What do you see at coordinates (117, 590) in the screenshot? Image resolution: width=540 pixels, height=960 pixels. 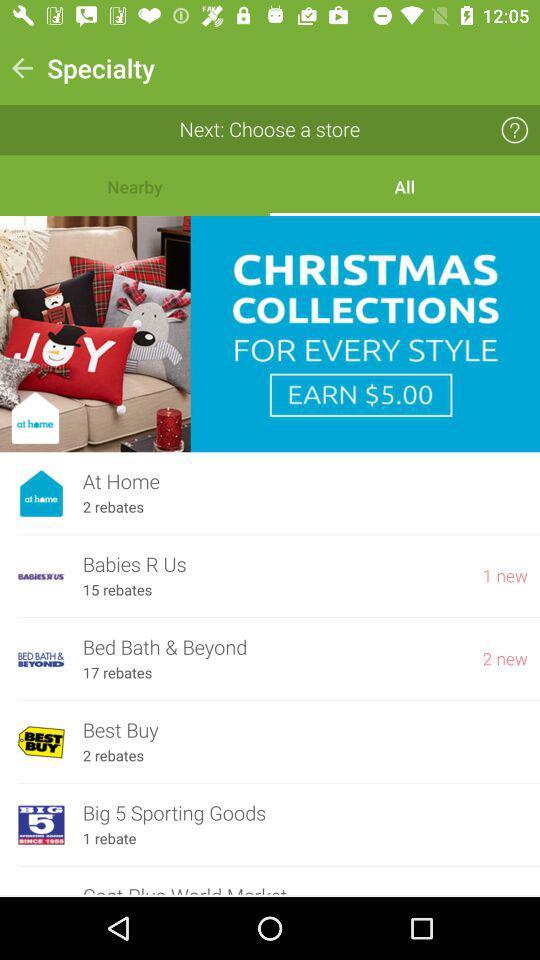 I see `15 rebates` at bounding box center [117, 590].